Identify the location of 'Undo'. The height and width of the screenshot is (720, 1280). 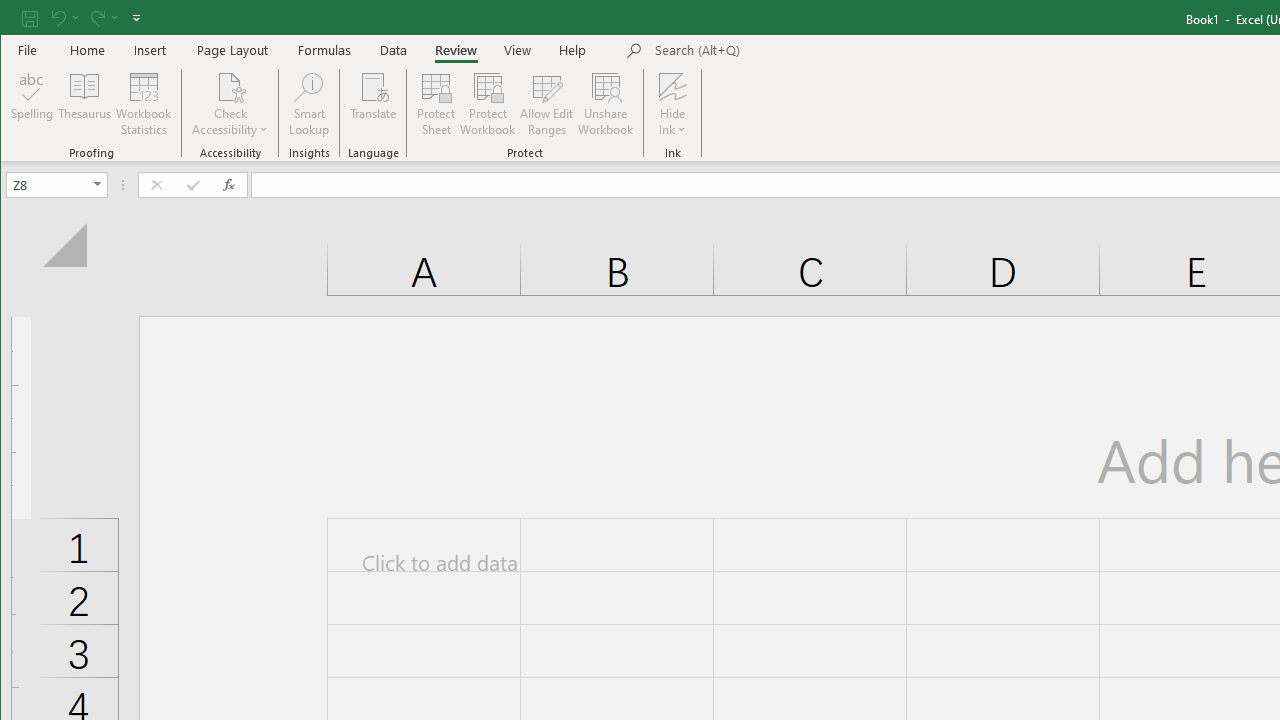
(64, 17).